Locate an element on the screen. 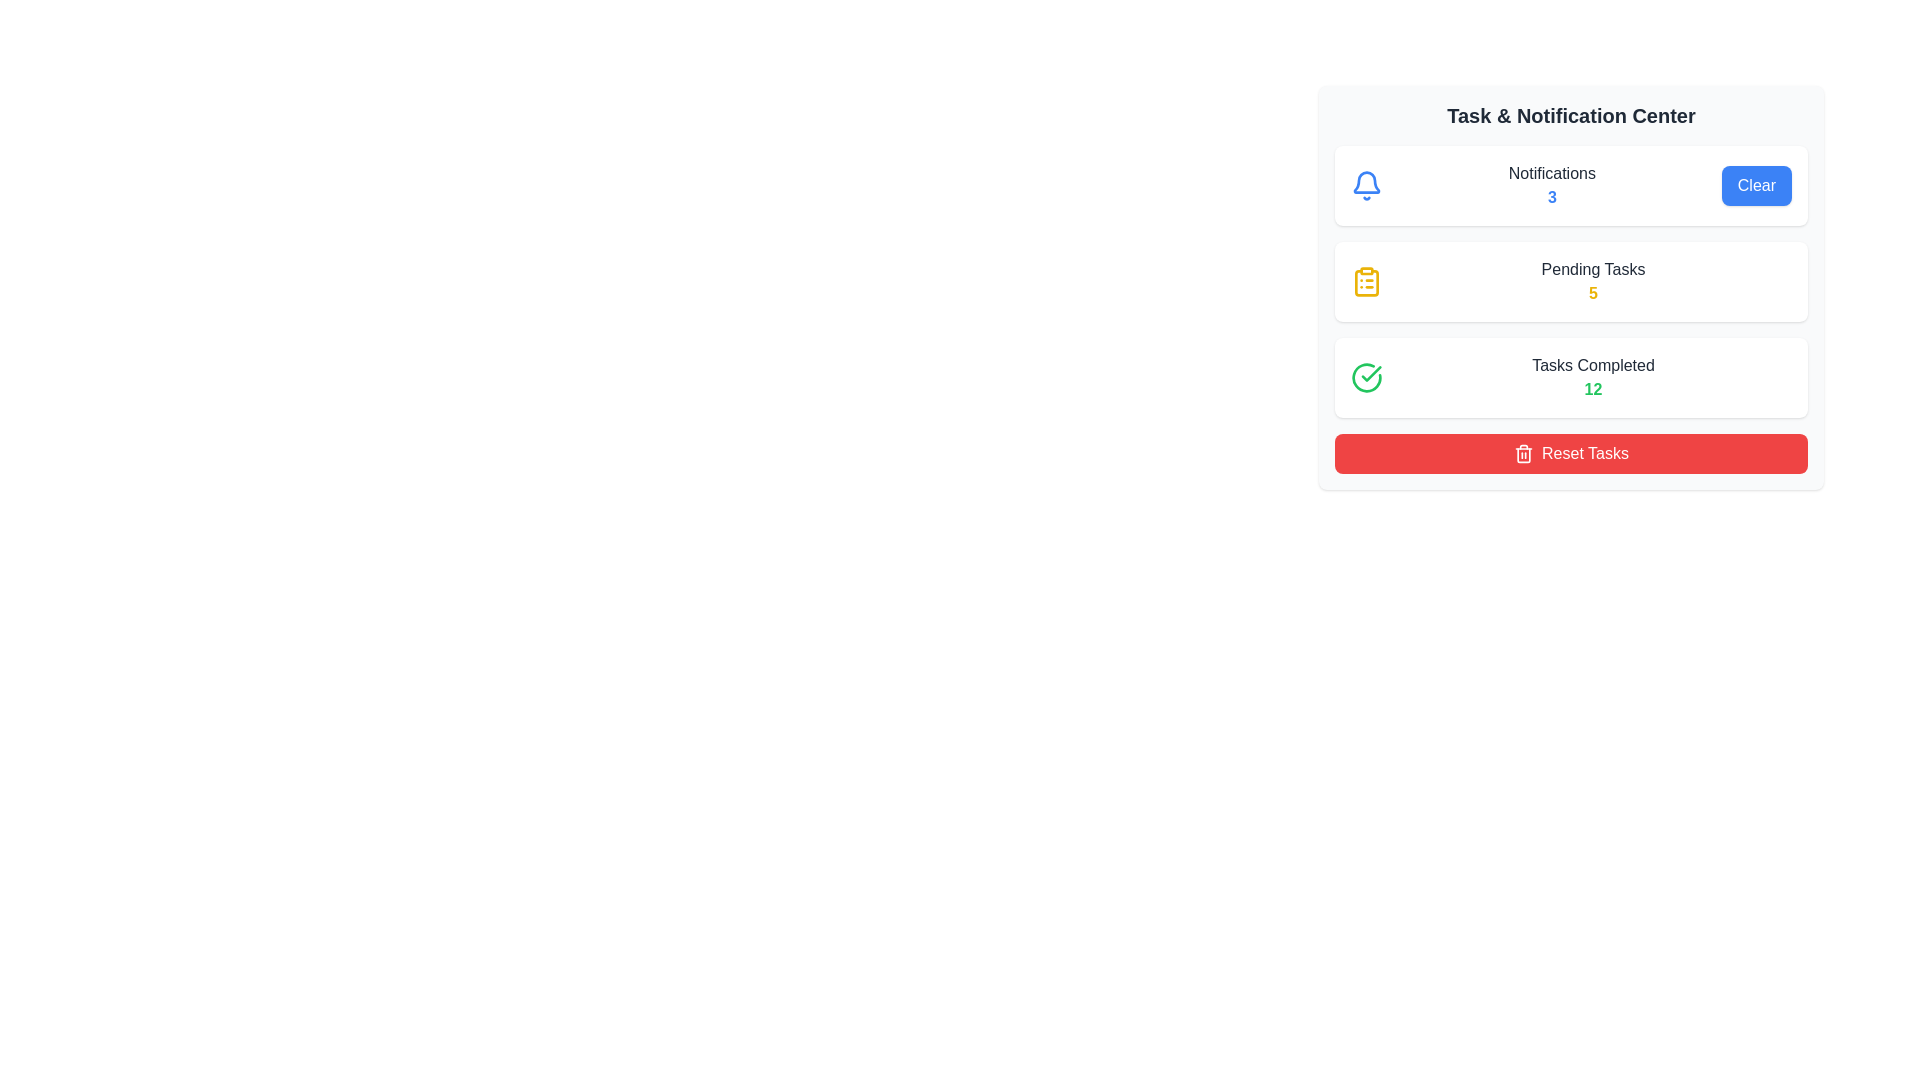 Image resolution: width=1920 pixels, height=1080 pixels. the notification bell icon with a blue outline located in the 'Notifications' section of the 'Task & Notification Center' card is located at coordinates (1366, 185).